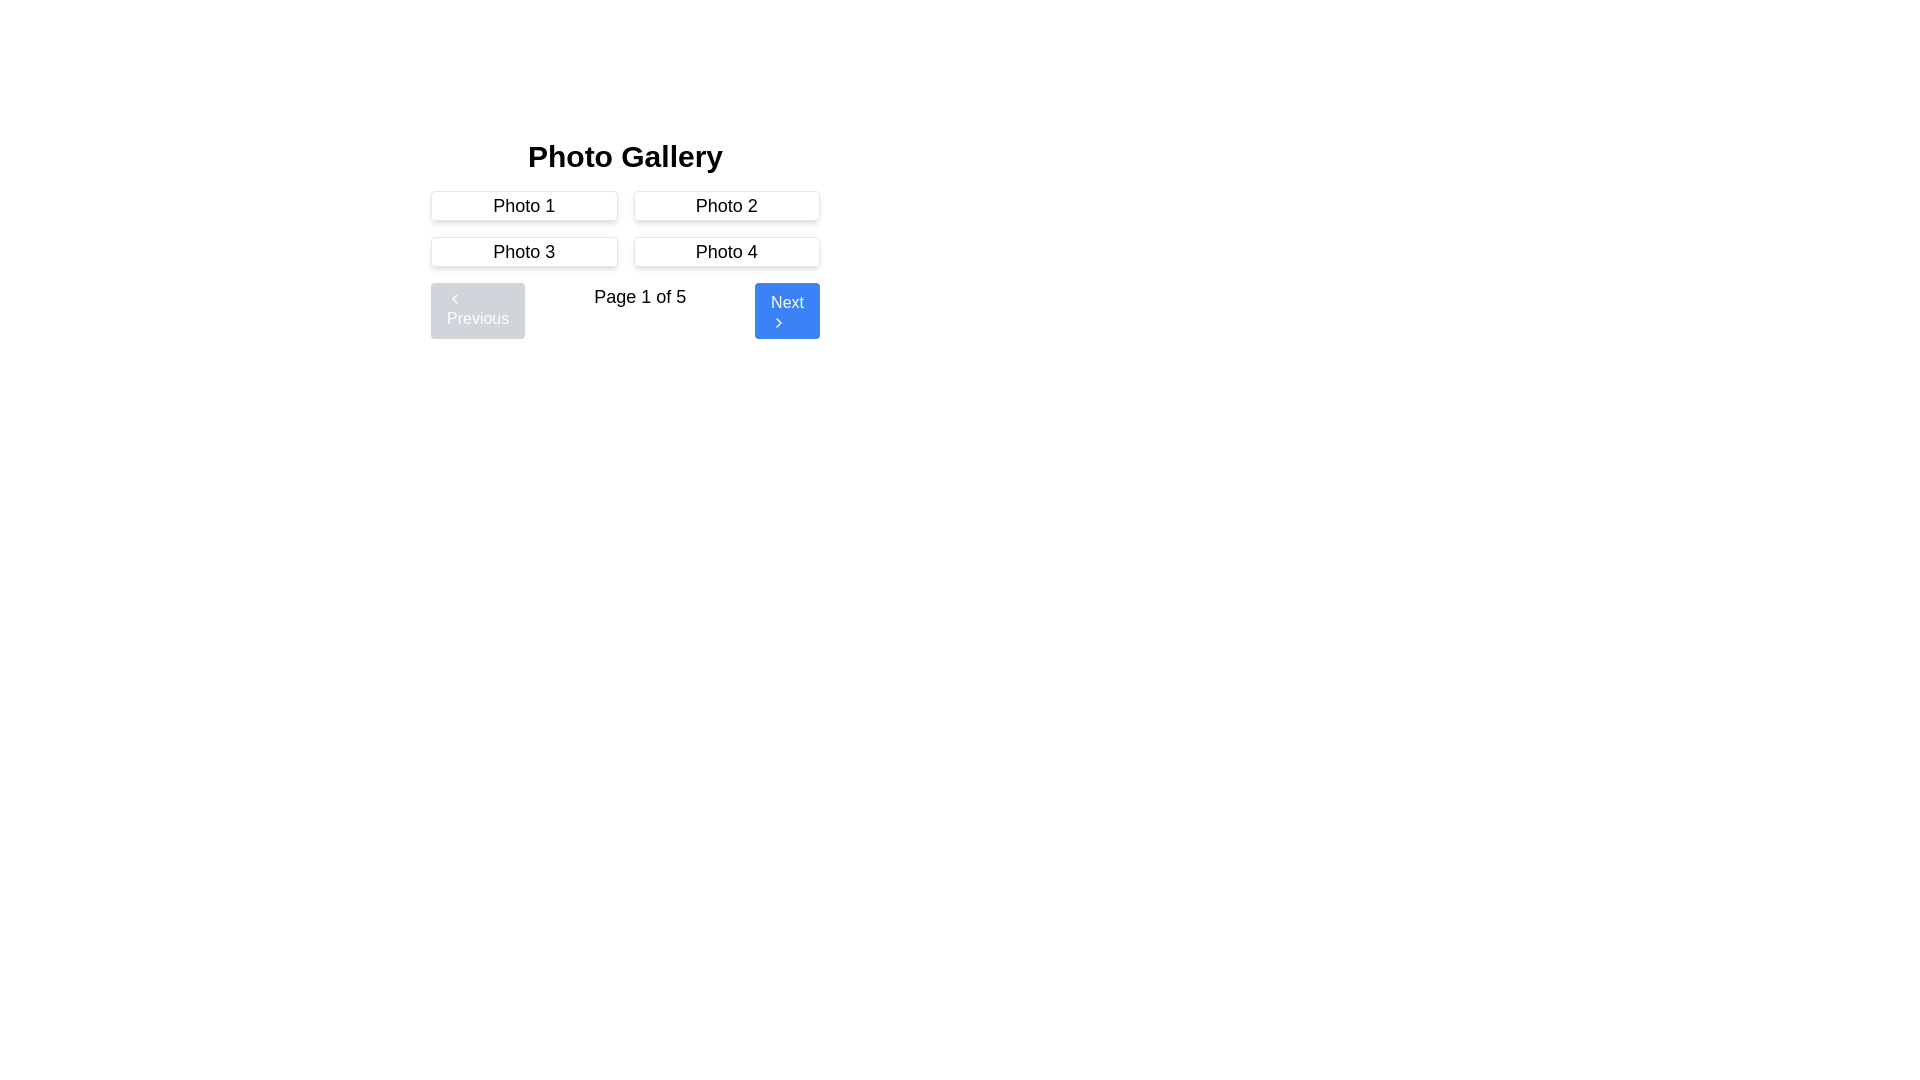  Describe the element at coordinates (778, 322) in the screenshot. I see `the 'Next' button which contains the rightward-pointing chevron arrow styled as an SVG graphic, located in the bottom-right corner of the interface under a photo gallery` at that location.